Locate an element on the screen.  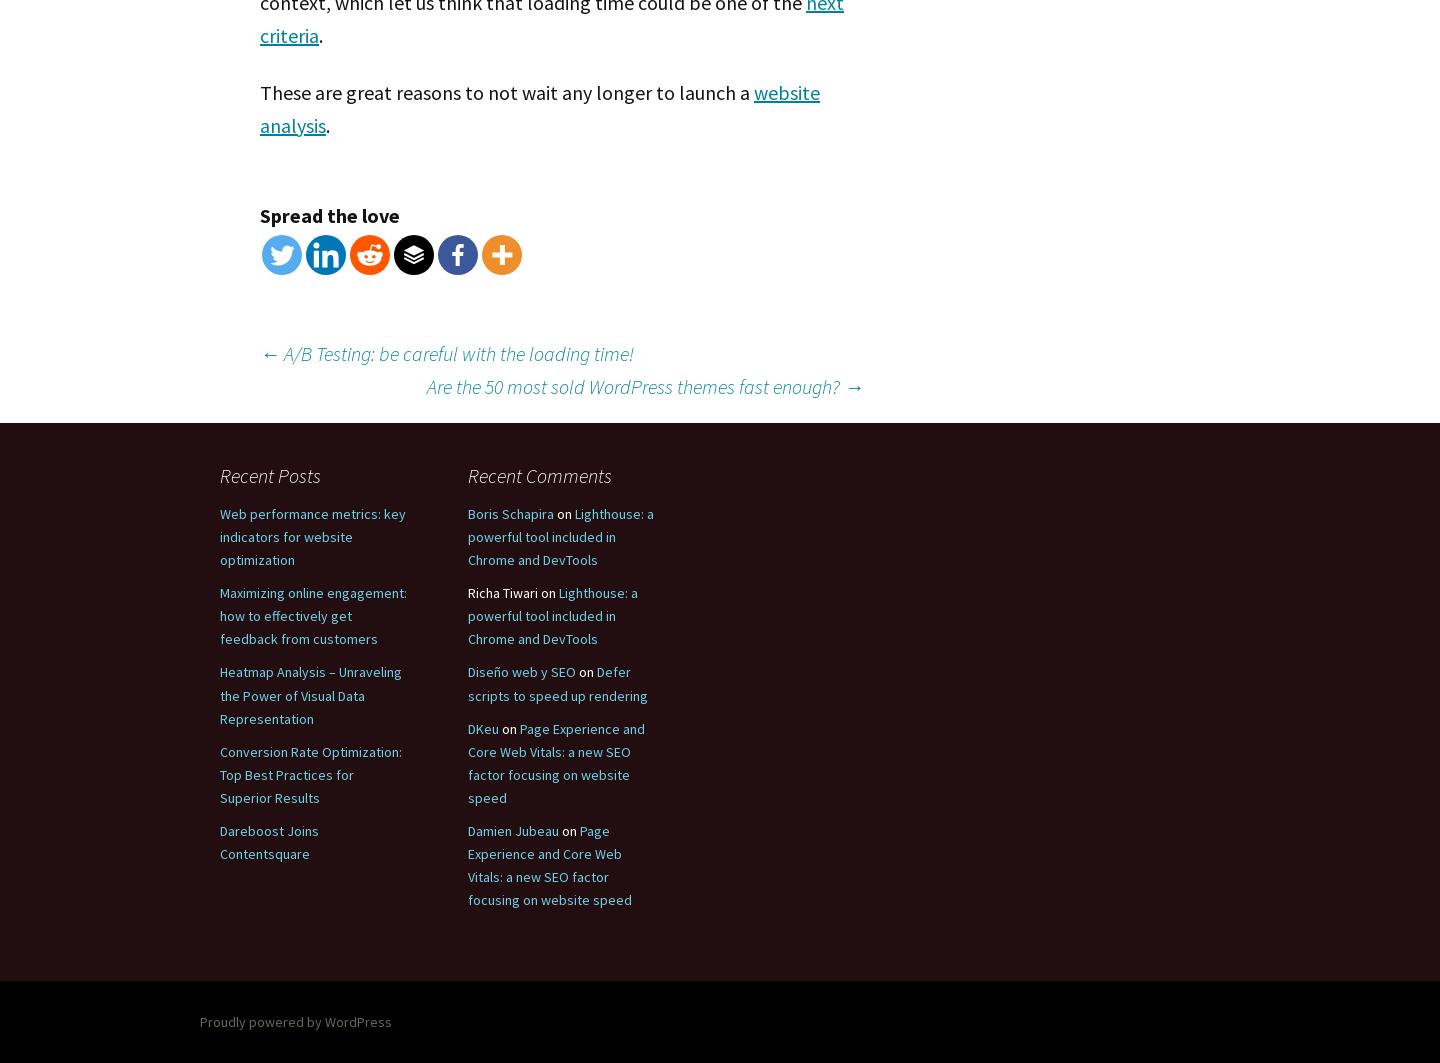
'A/B Testing: be careful with the loading time!' is located at coordinates (457, 352).